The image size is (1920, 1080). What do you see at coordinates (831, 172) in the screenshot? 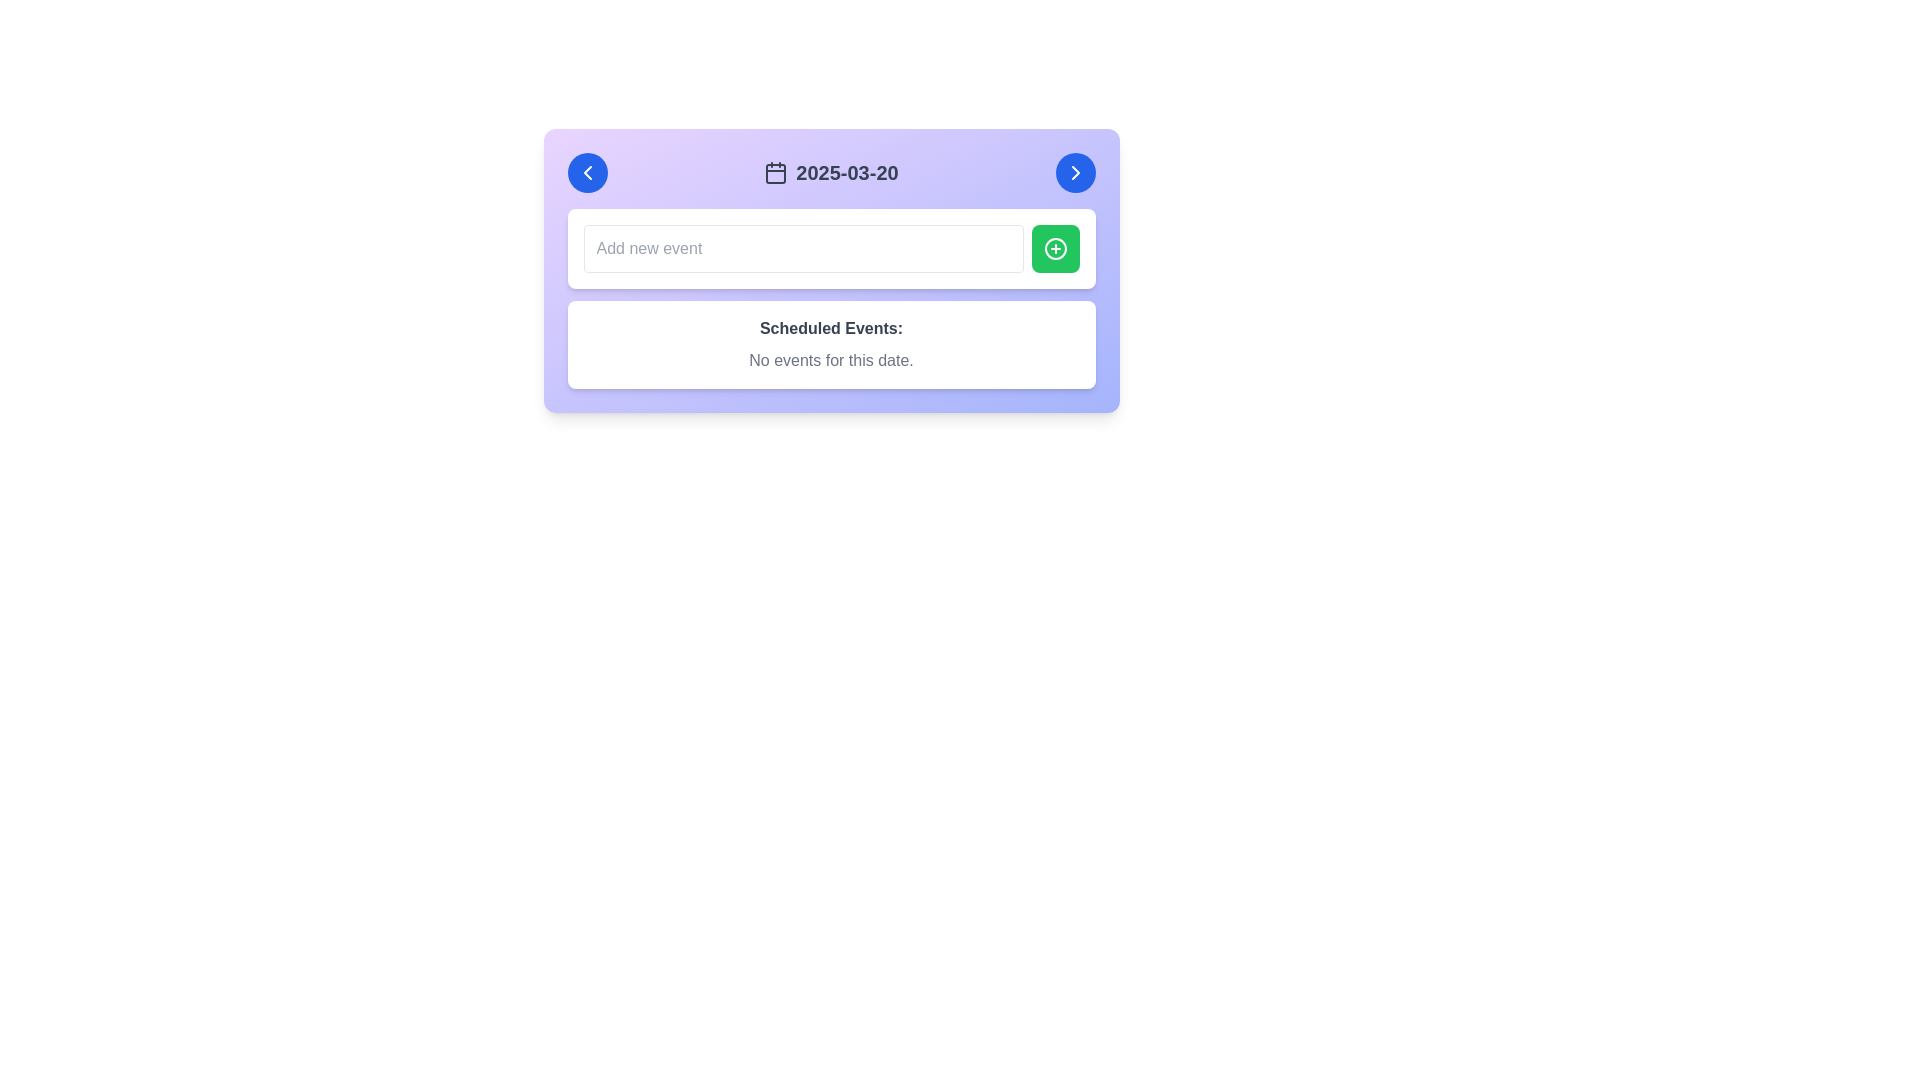
I see `date displayed on the Date Display Label, which is centrally located between the navigation buttons and above the event text box` at bounding box center [831, 172].